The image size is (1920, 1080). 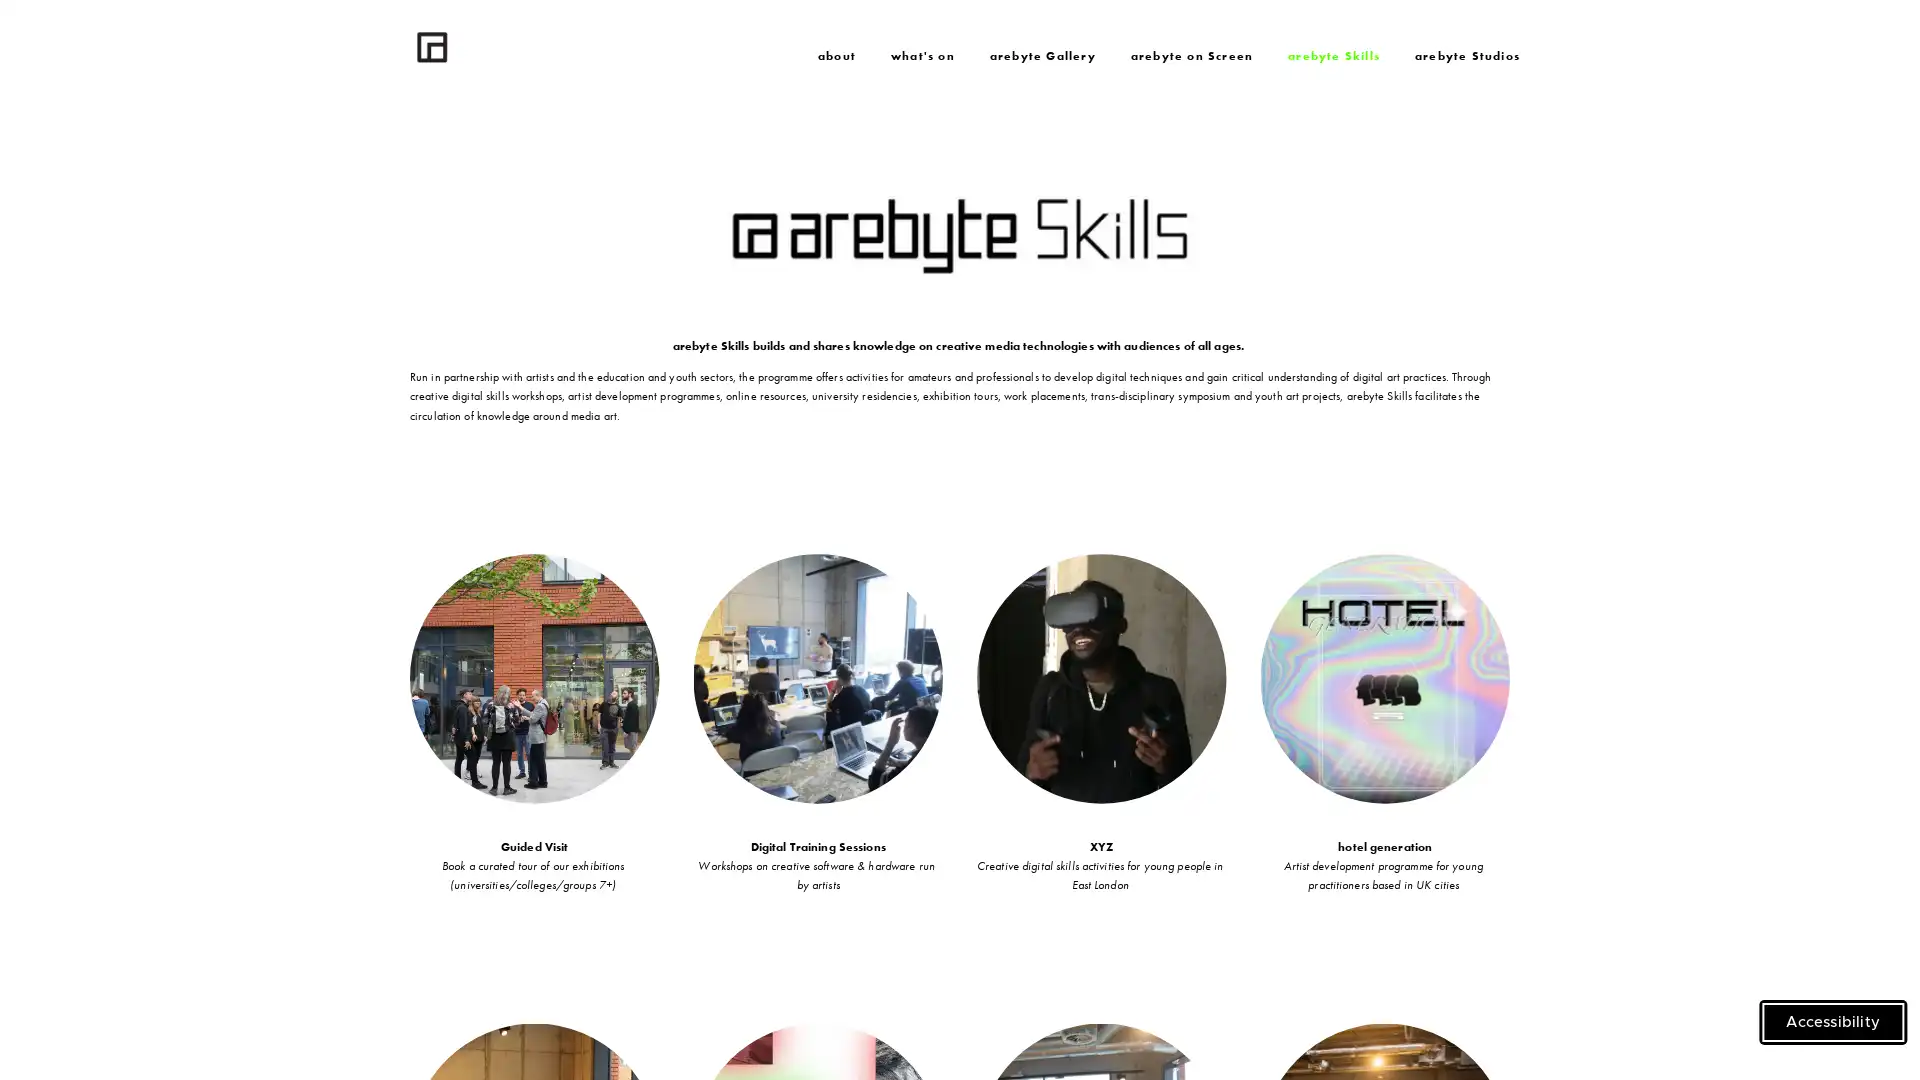 What do you see at coordinates (1833, 1022) in the screenshot?
I see `Accessibility Menu` at bounding box center [1833, 1022].